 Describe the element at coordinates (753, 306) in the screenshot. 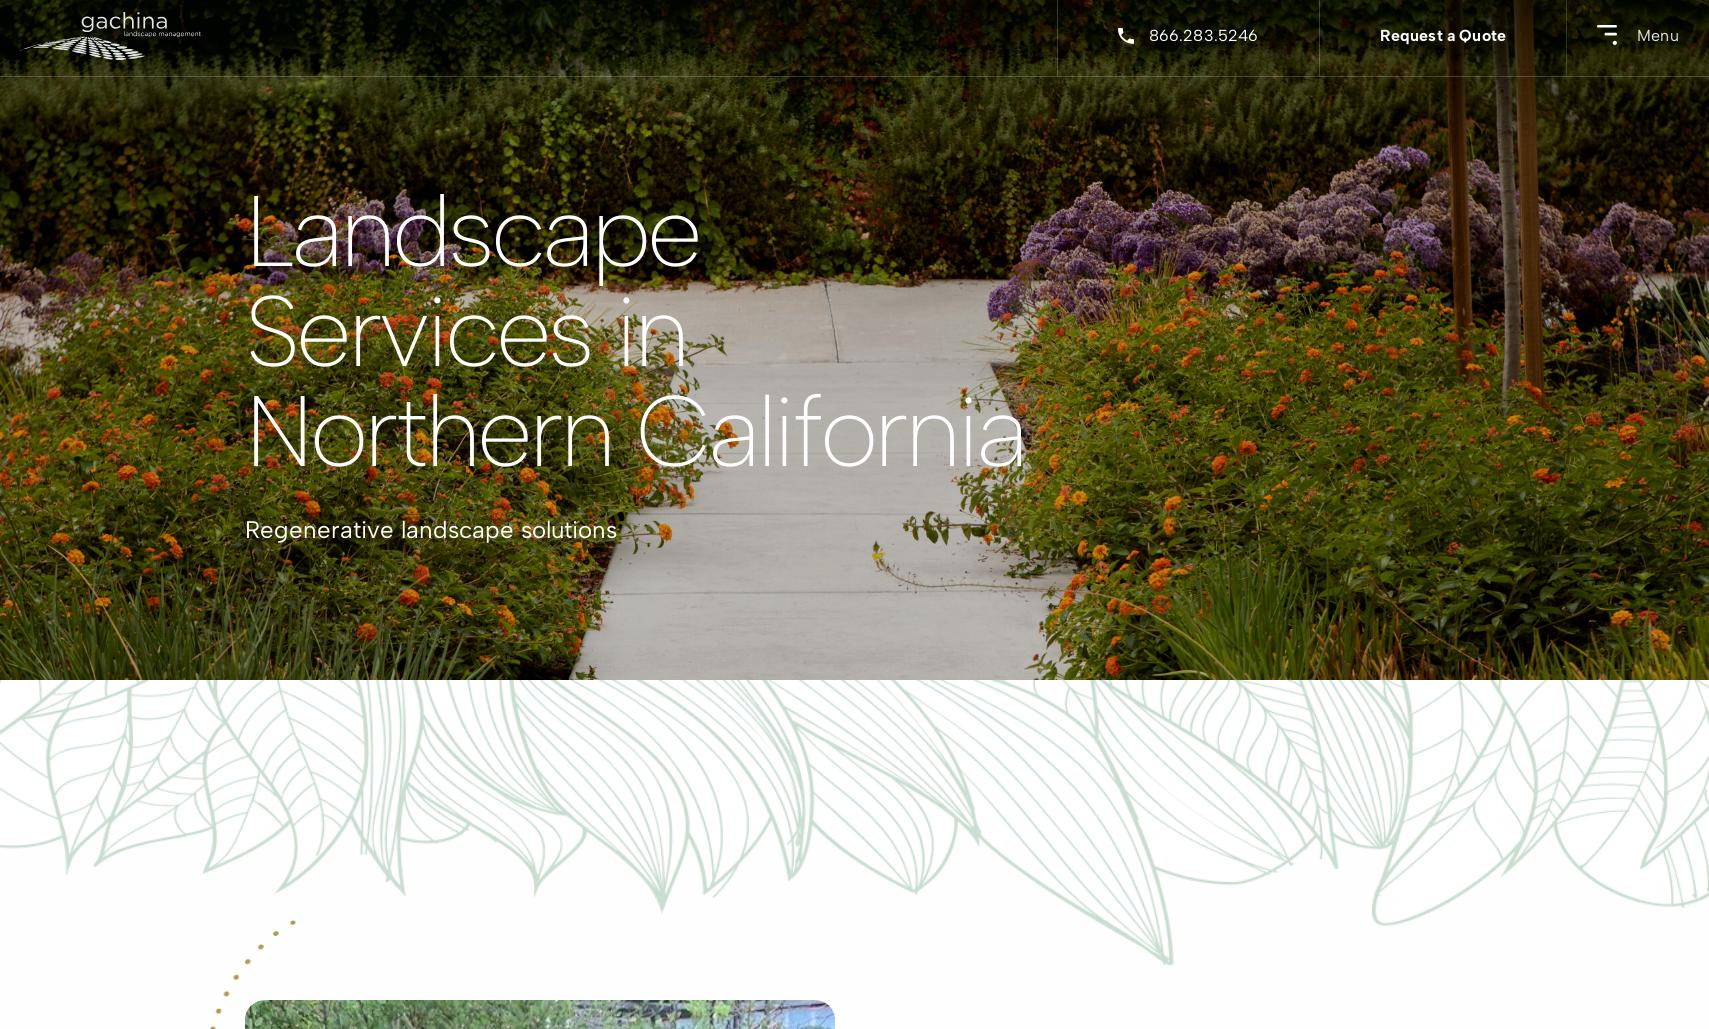

I see `'Blog'` at that location.